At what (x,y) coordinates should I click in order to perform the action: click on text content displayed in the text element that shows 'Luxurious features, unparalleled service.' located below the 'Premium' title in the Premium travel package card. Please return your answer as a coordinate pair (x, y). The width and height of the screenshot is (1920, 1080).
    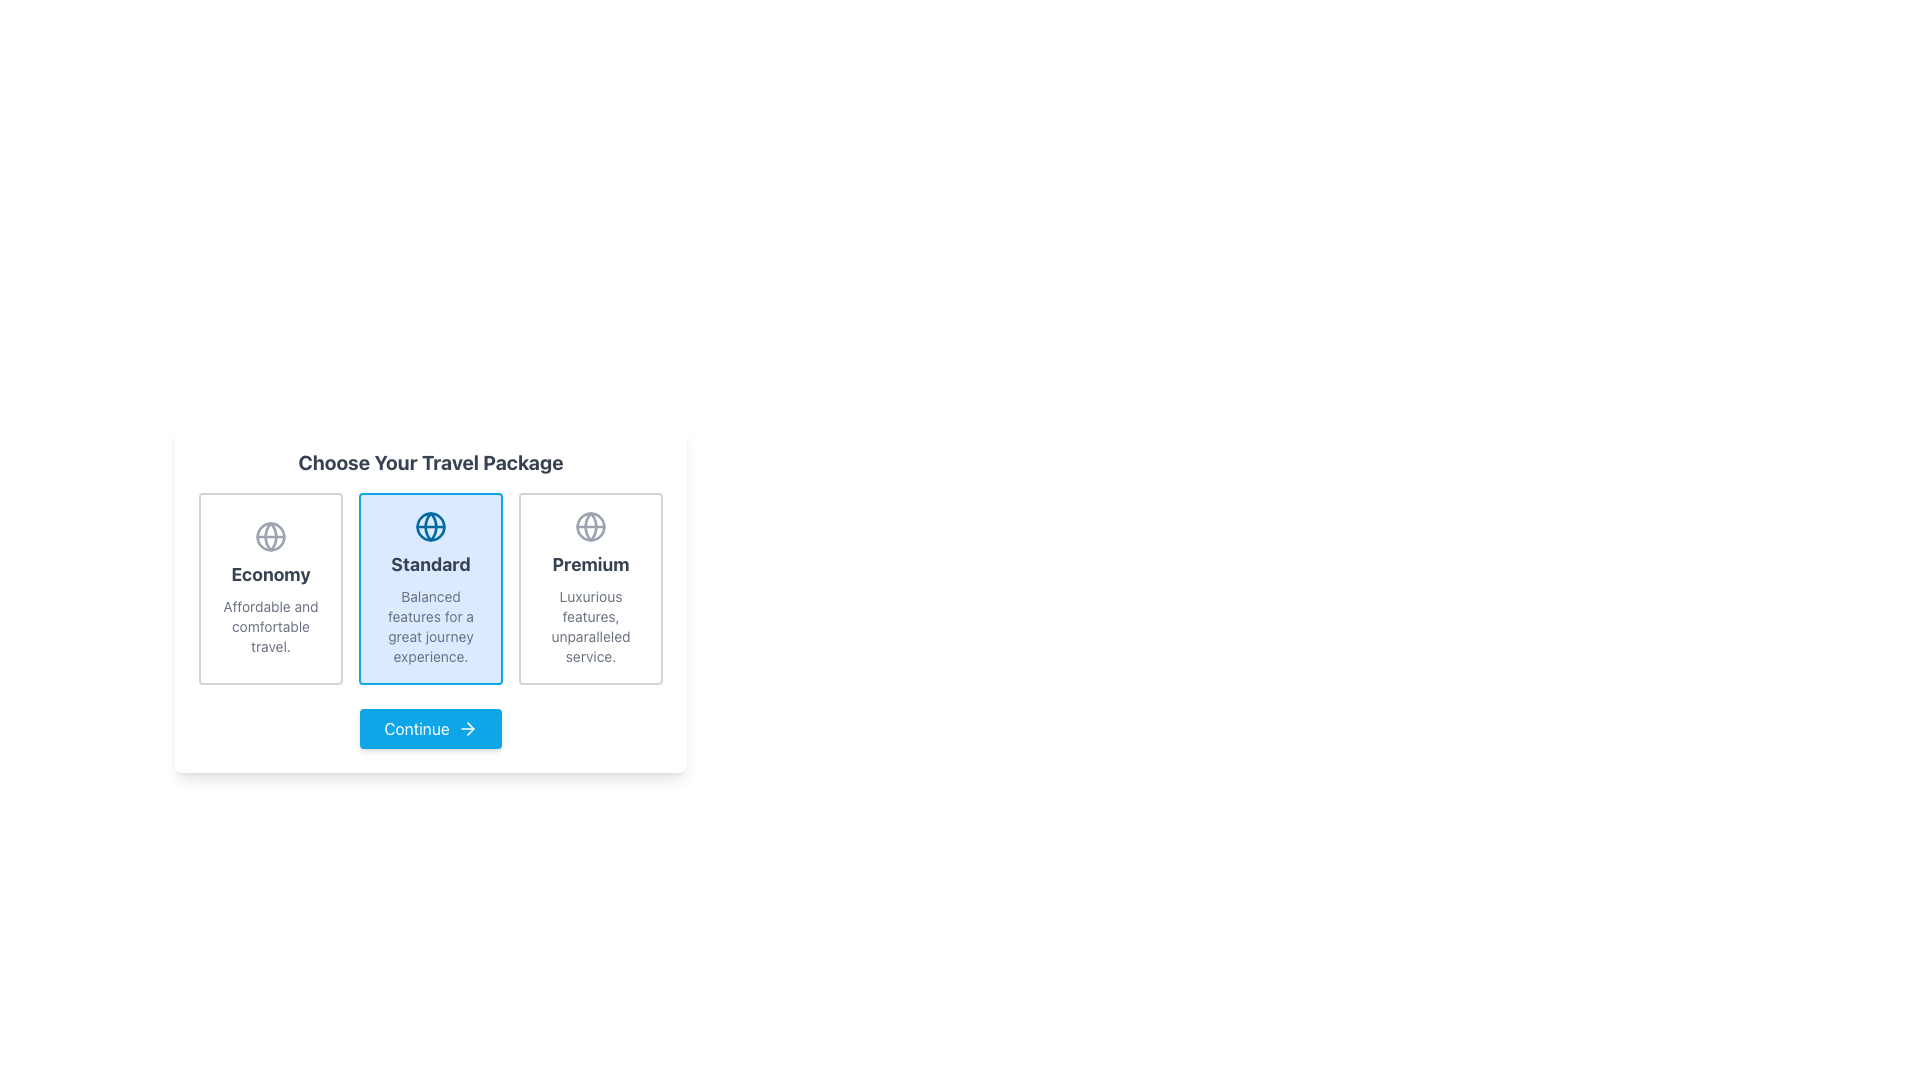
    Looking at the image, I should click on (589, 626).